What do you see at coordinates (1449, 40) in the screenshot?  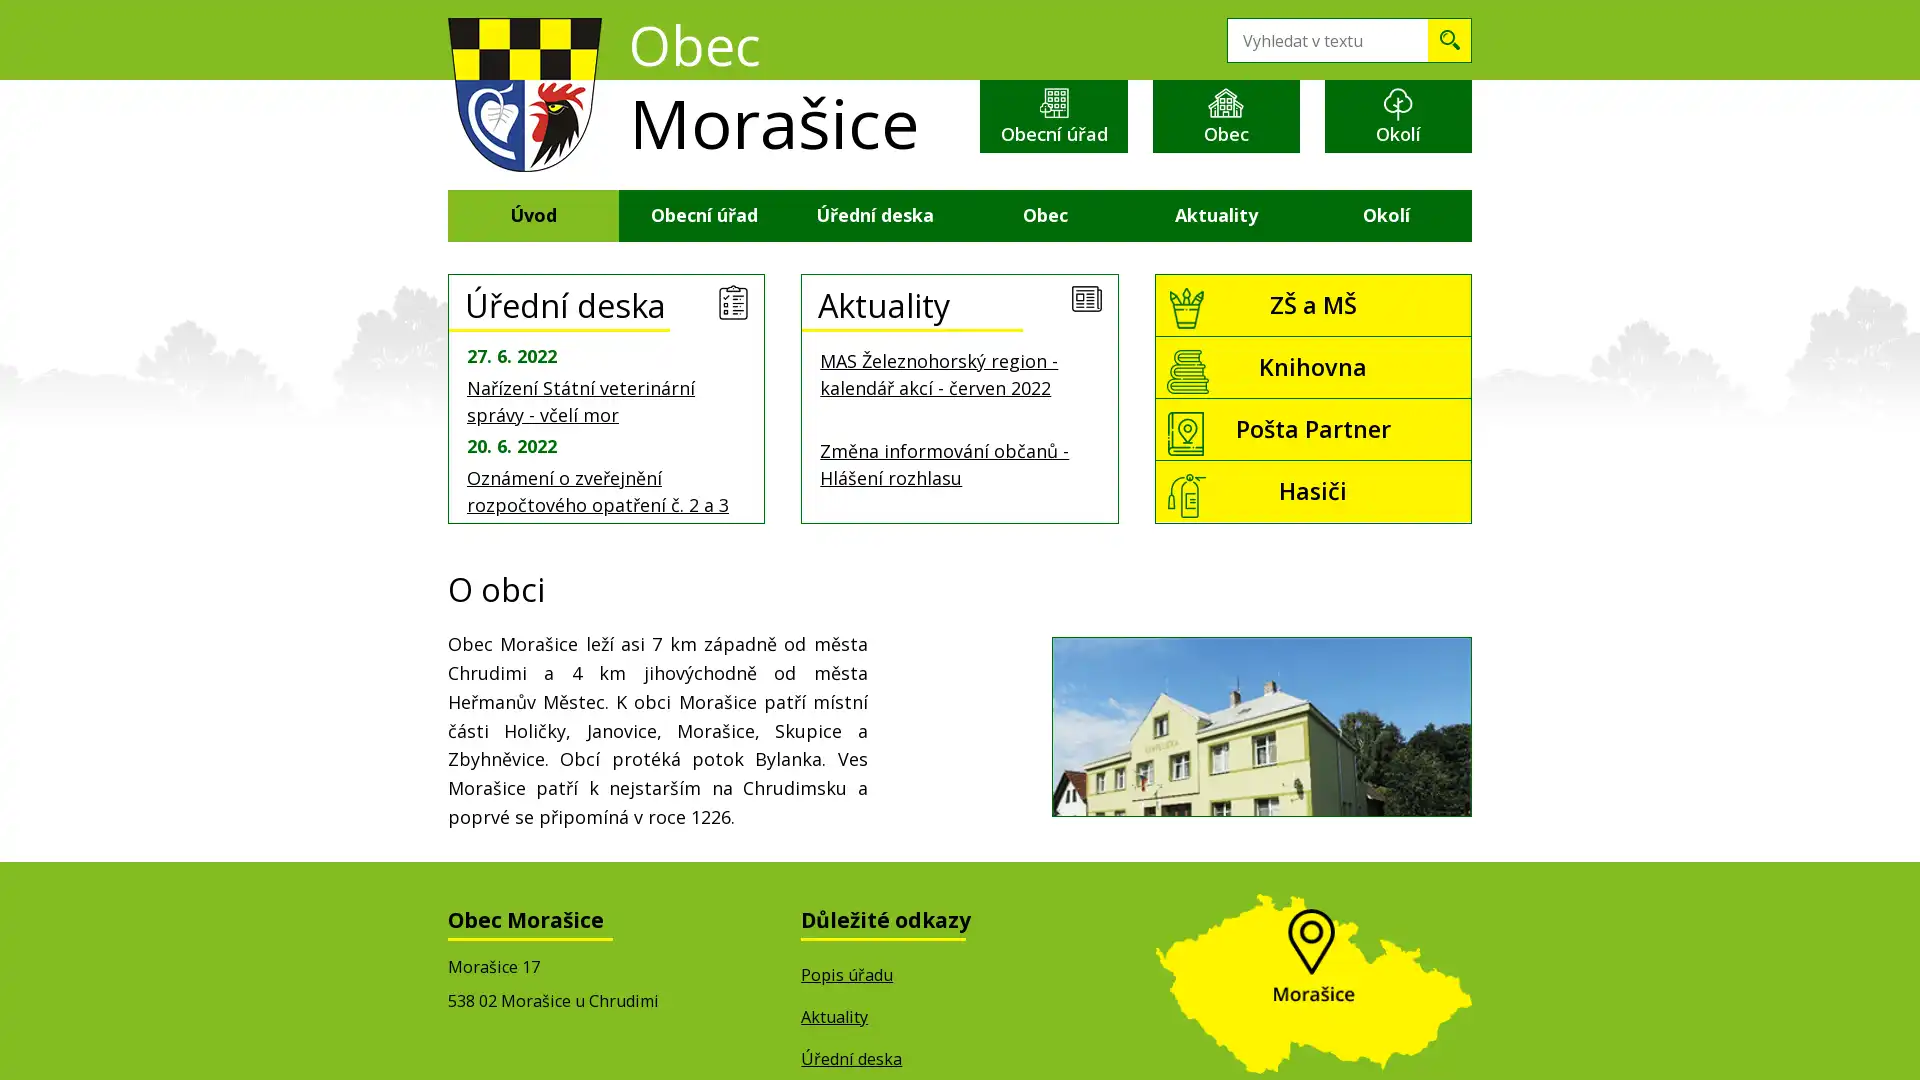 I see `Hledat` at bounding box center [1449, 40].